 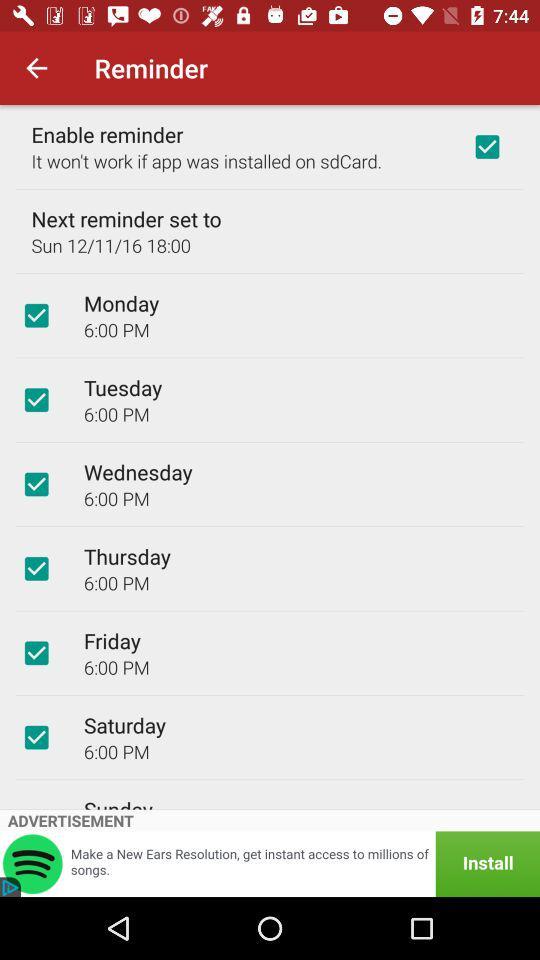 What do you see at coordinates (36, 68) in the screenshot?
I see `the app next to reminder` at bounding box center [36, 68].